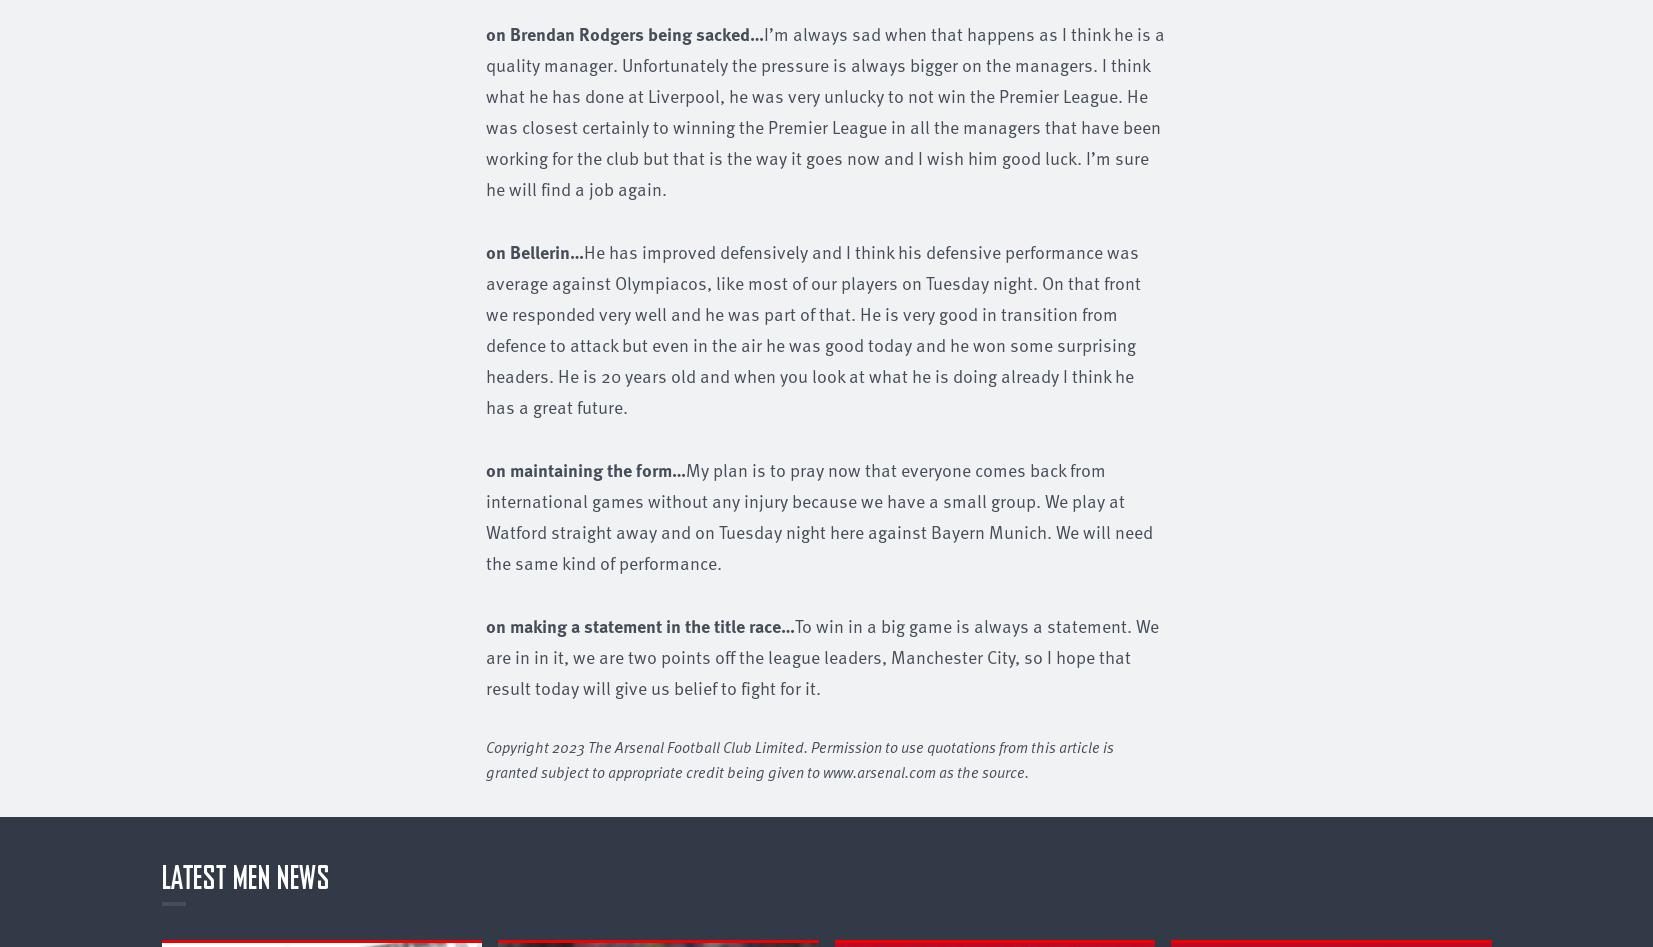  I want to click on 'on making a statement in the title race…', so click(639, 624).